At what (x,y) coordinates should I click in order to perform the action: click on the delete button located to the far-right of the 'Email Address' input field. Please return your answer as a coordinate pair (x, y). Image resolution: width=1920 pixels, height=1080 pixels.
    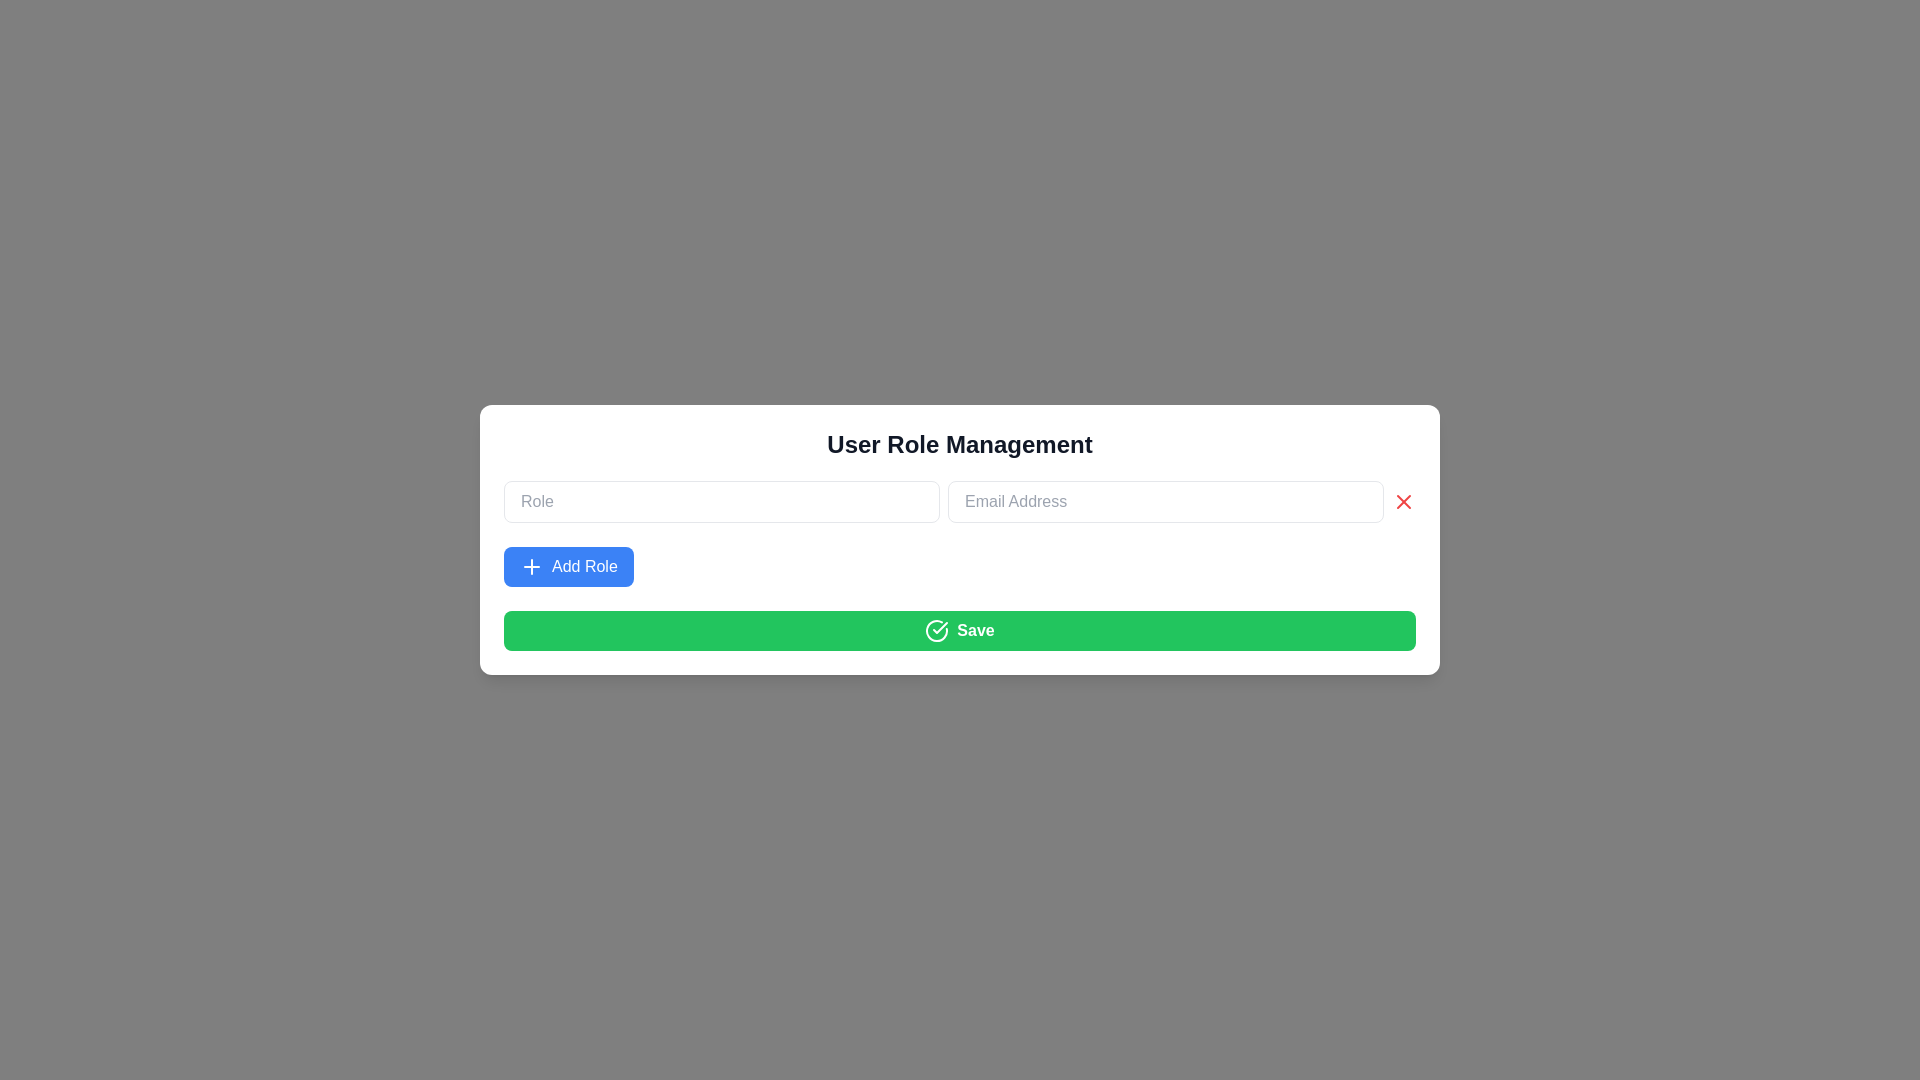
    Looking at the image, I should click on (1402, 500).